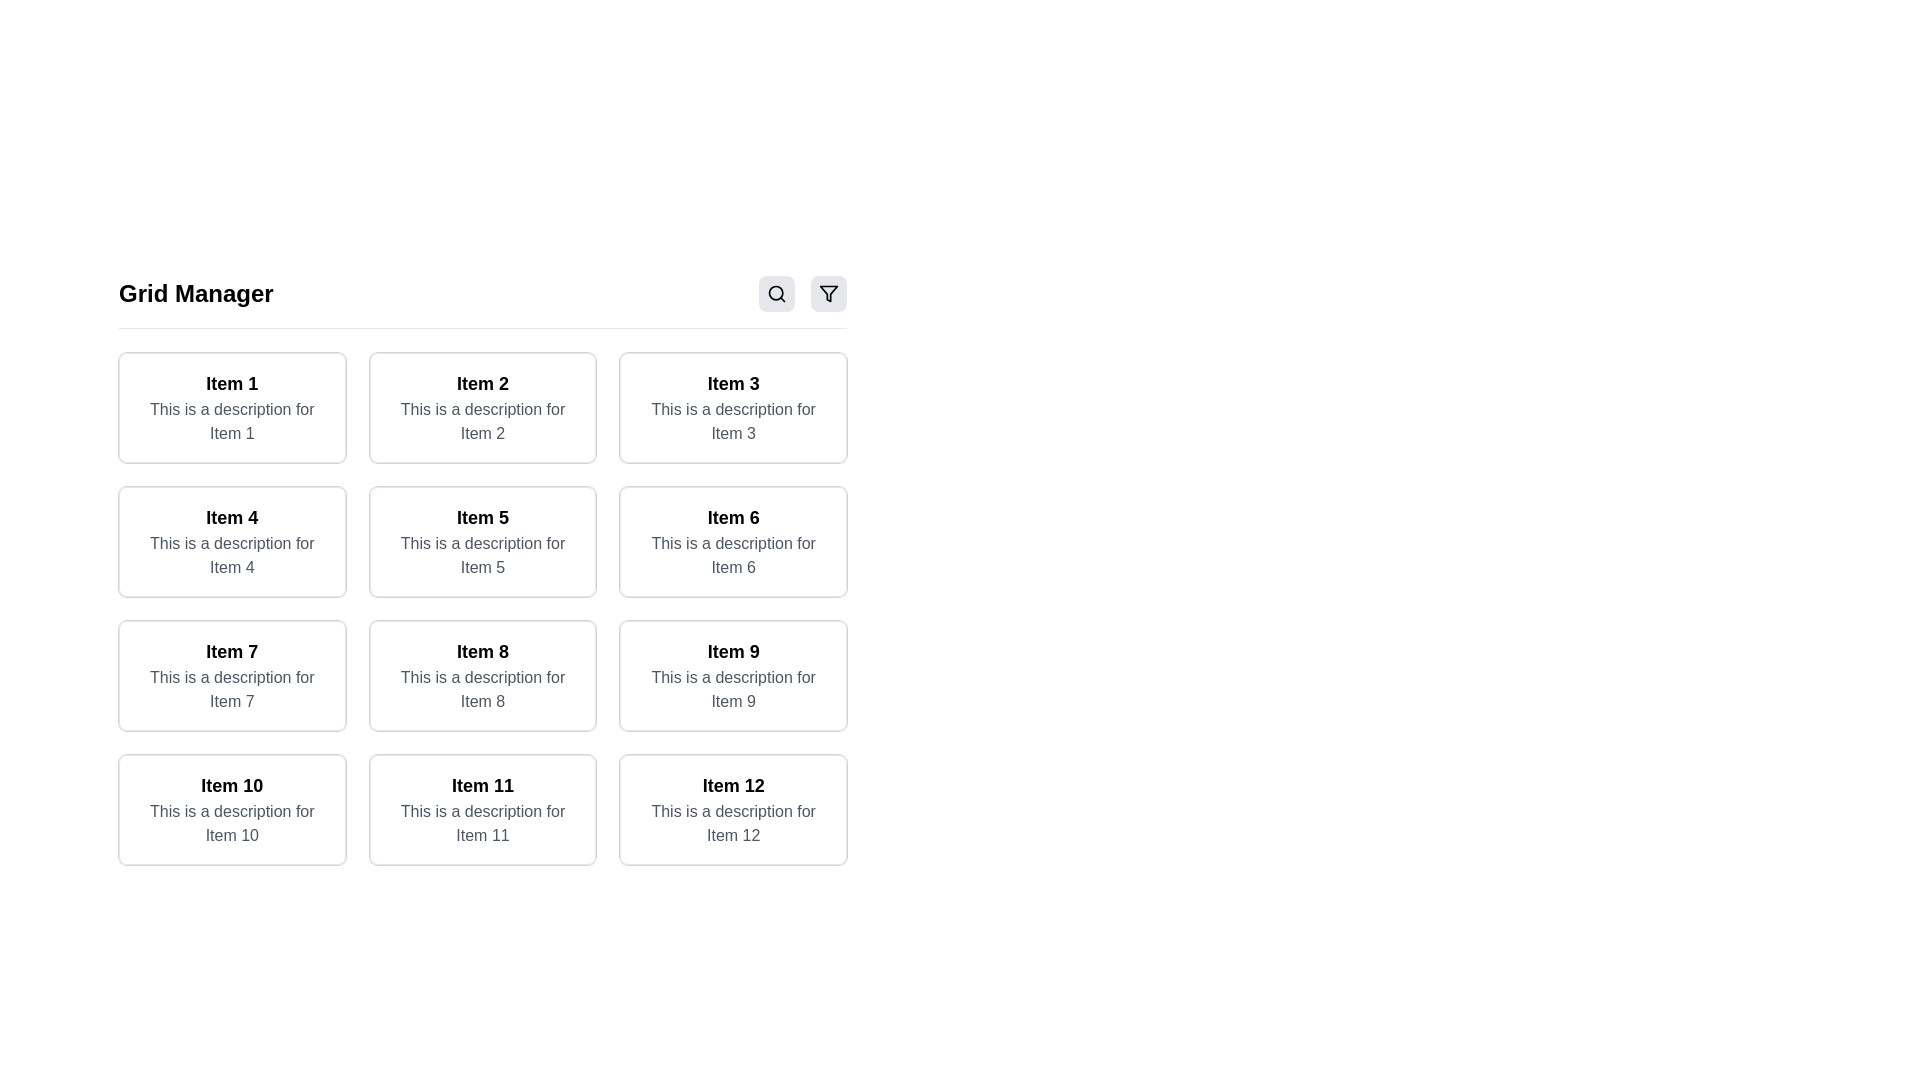  I want to click on text content of the label located in the bottom right cell of a 4x3 grid, positioned above the descriptive text for 'Item 12', so click(732, 785).